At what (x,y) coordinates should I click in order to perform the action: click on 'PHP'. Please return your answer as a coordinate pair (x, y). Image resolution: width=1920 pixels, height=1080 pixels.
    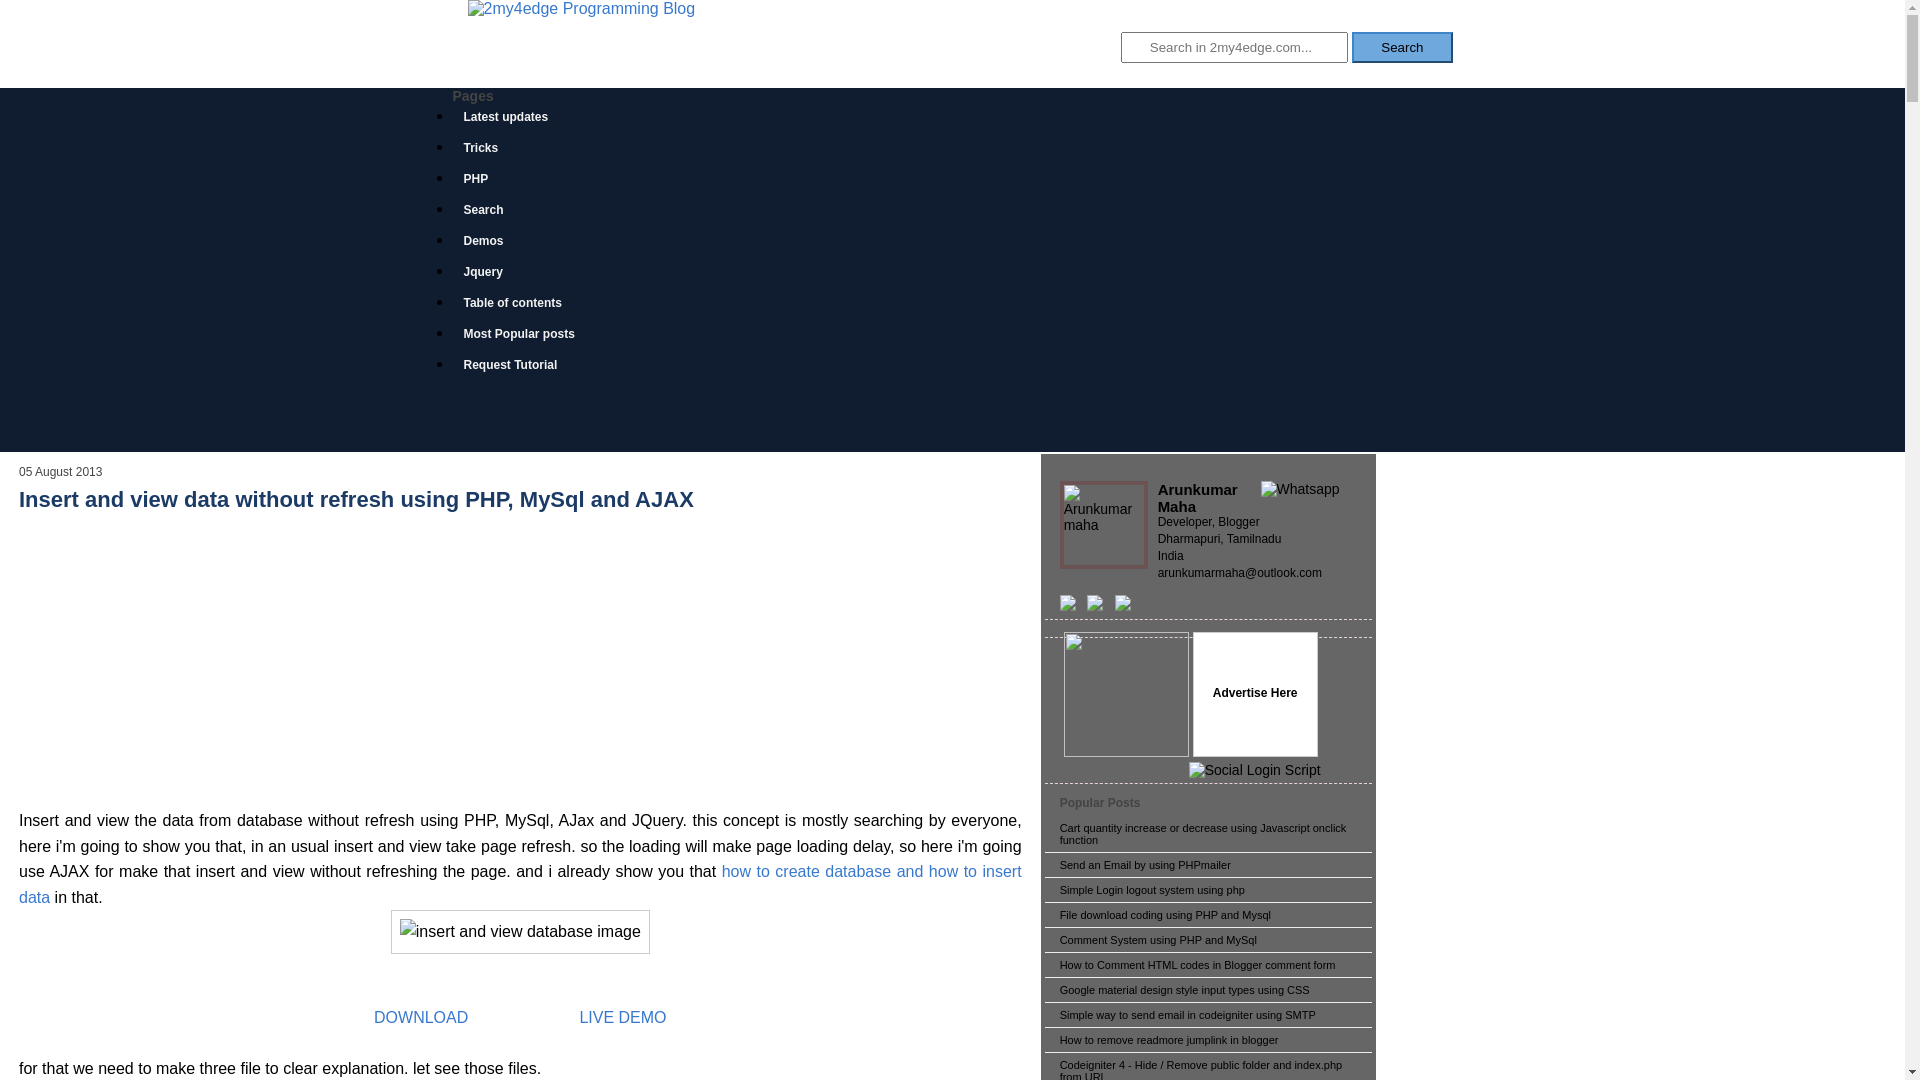
    Looking at the image, I should click on (484, 181).